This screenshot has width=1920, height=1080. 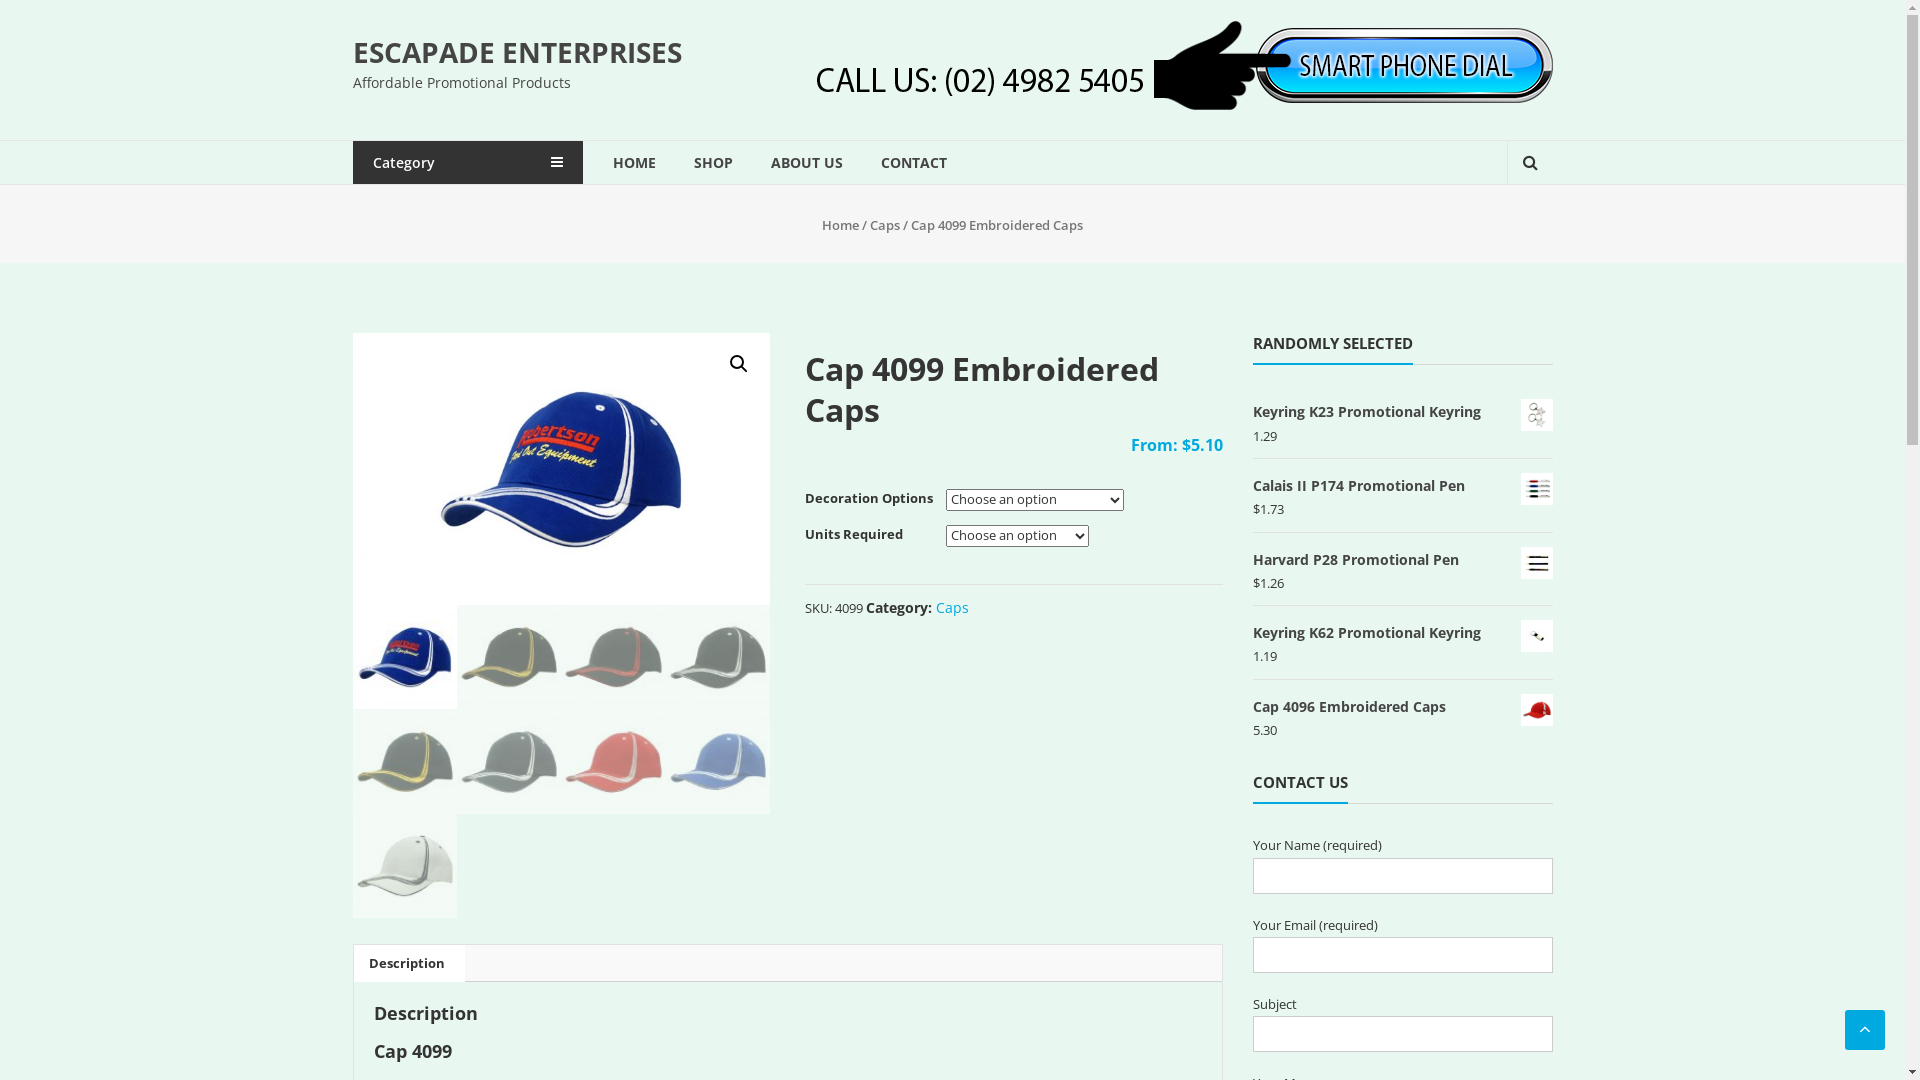 I want to click on 'Caps', so click(x=883, y=224).